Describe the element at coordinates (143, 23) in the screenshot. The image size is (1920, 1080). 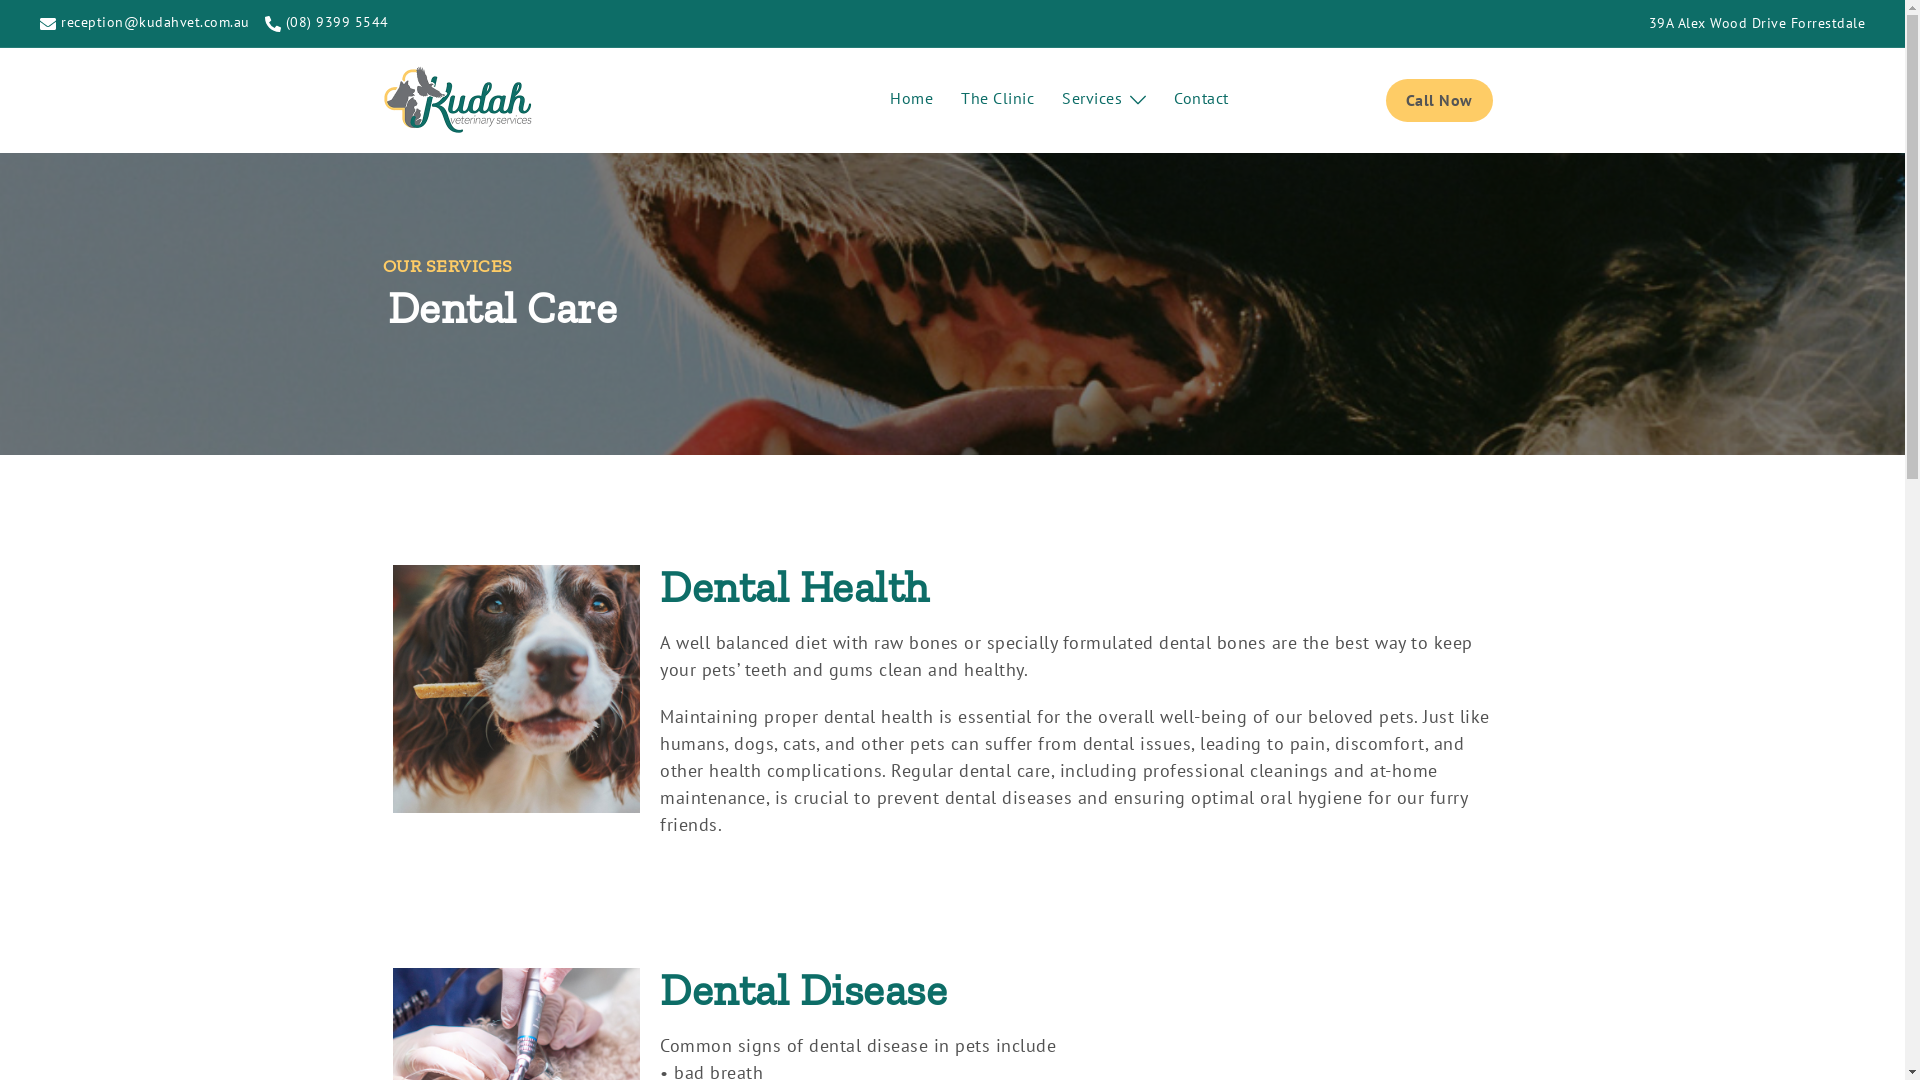
I see `'reception@kudahvet.com.au'` at that location.